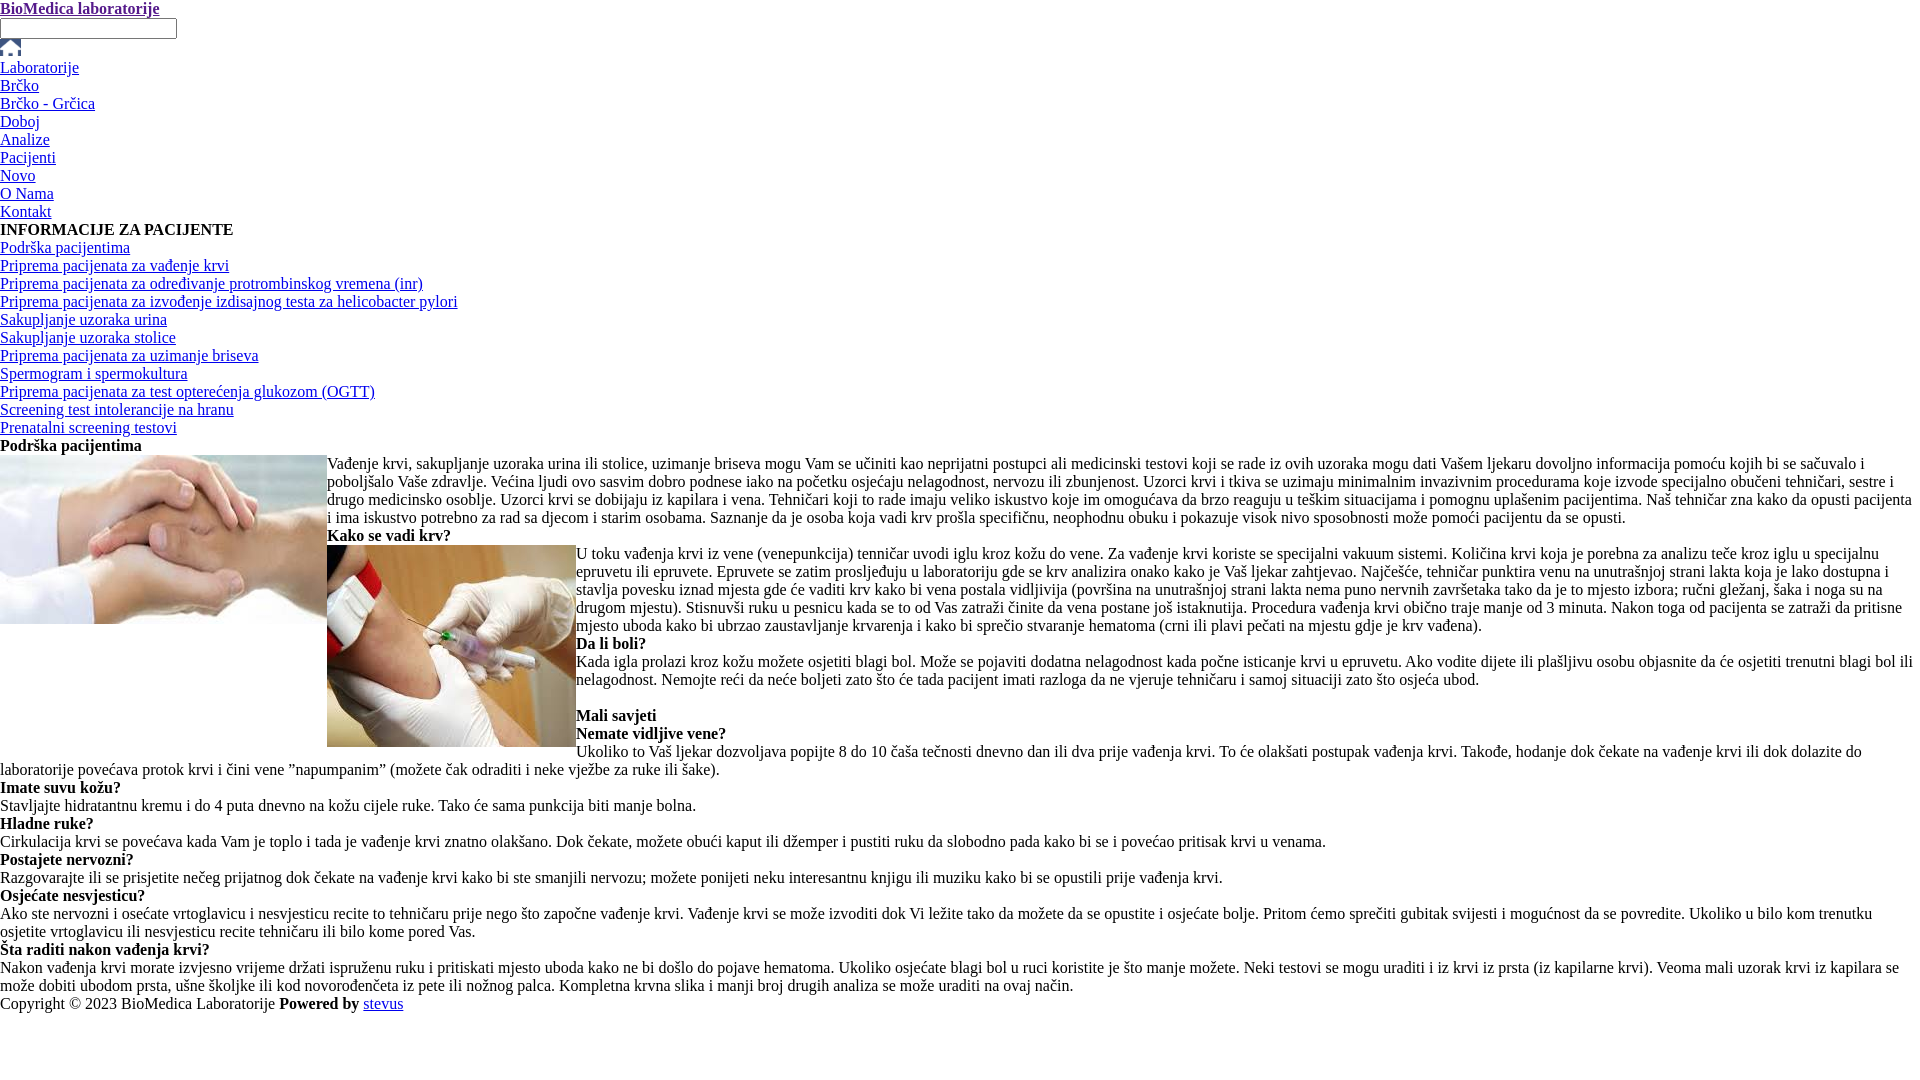 This screenshot has height=1080, width=1920. Describe the element at coordinates (128, 354) in the screenshot. I see `'Priprema pacijenata za uzimanje briseva'` at that location.